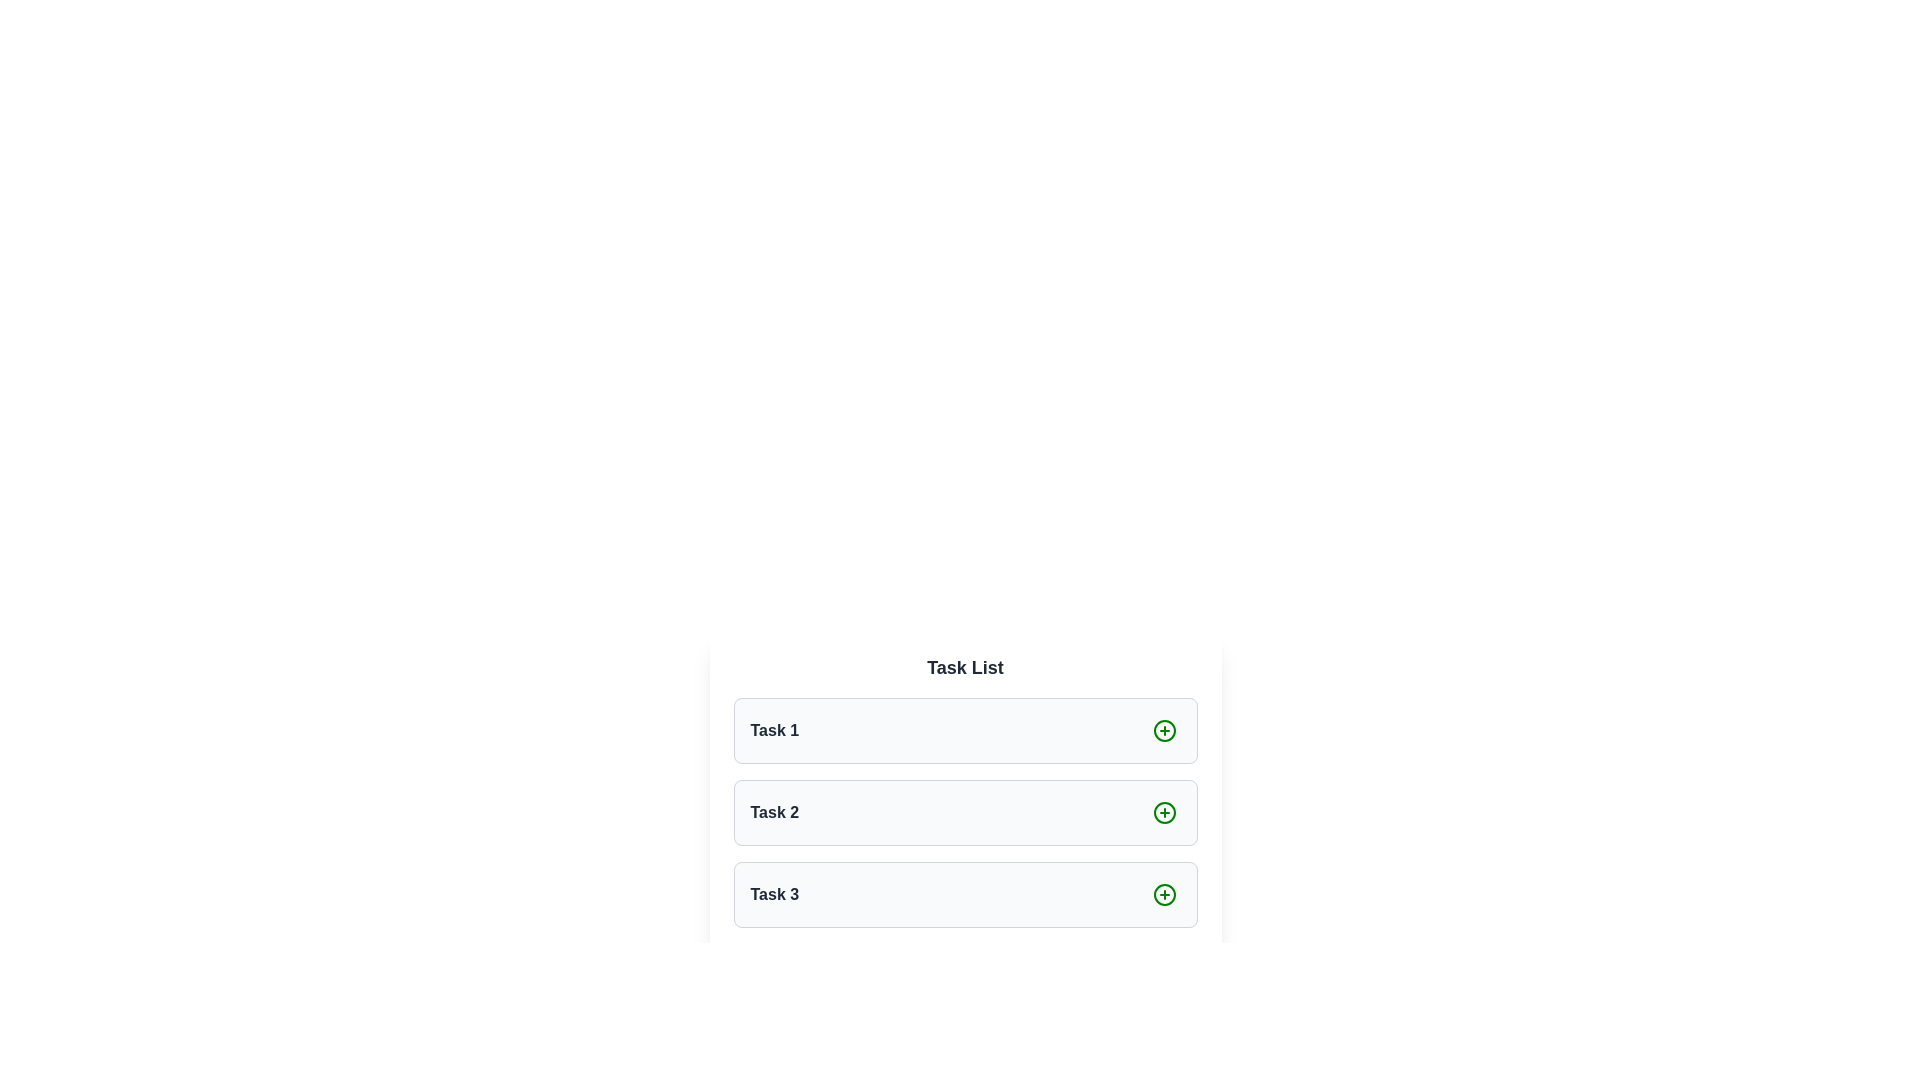 This screenshot has height=1080, width=1920. What do you see at coordinates (1164, 813) in the screenshot?
I see `the circular green '+' button located to the right of the 'Task 2' label` at bounding box center [1164, 813].